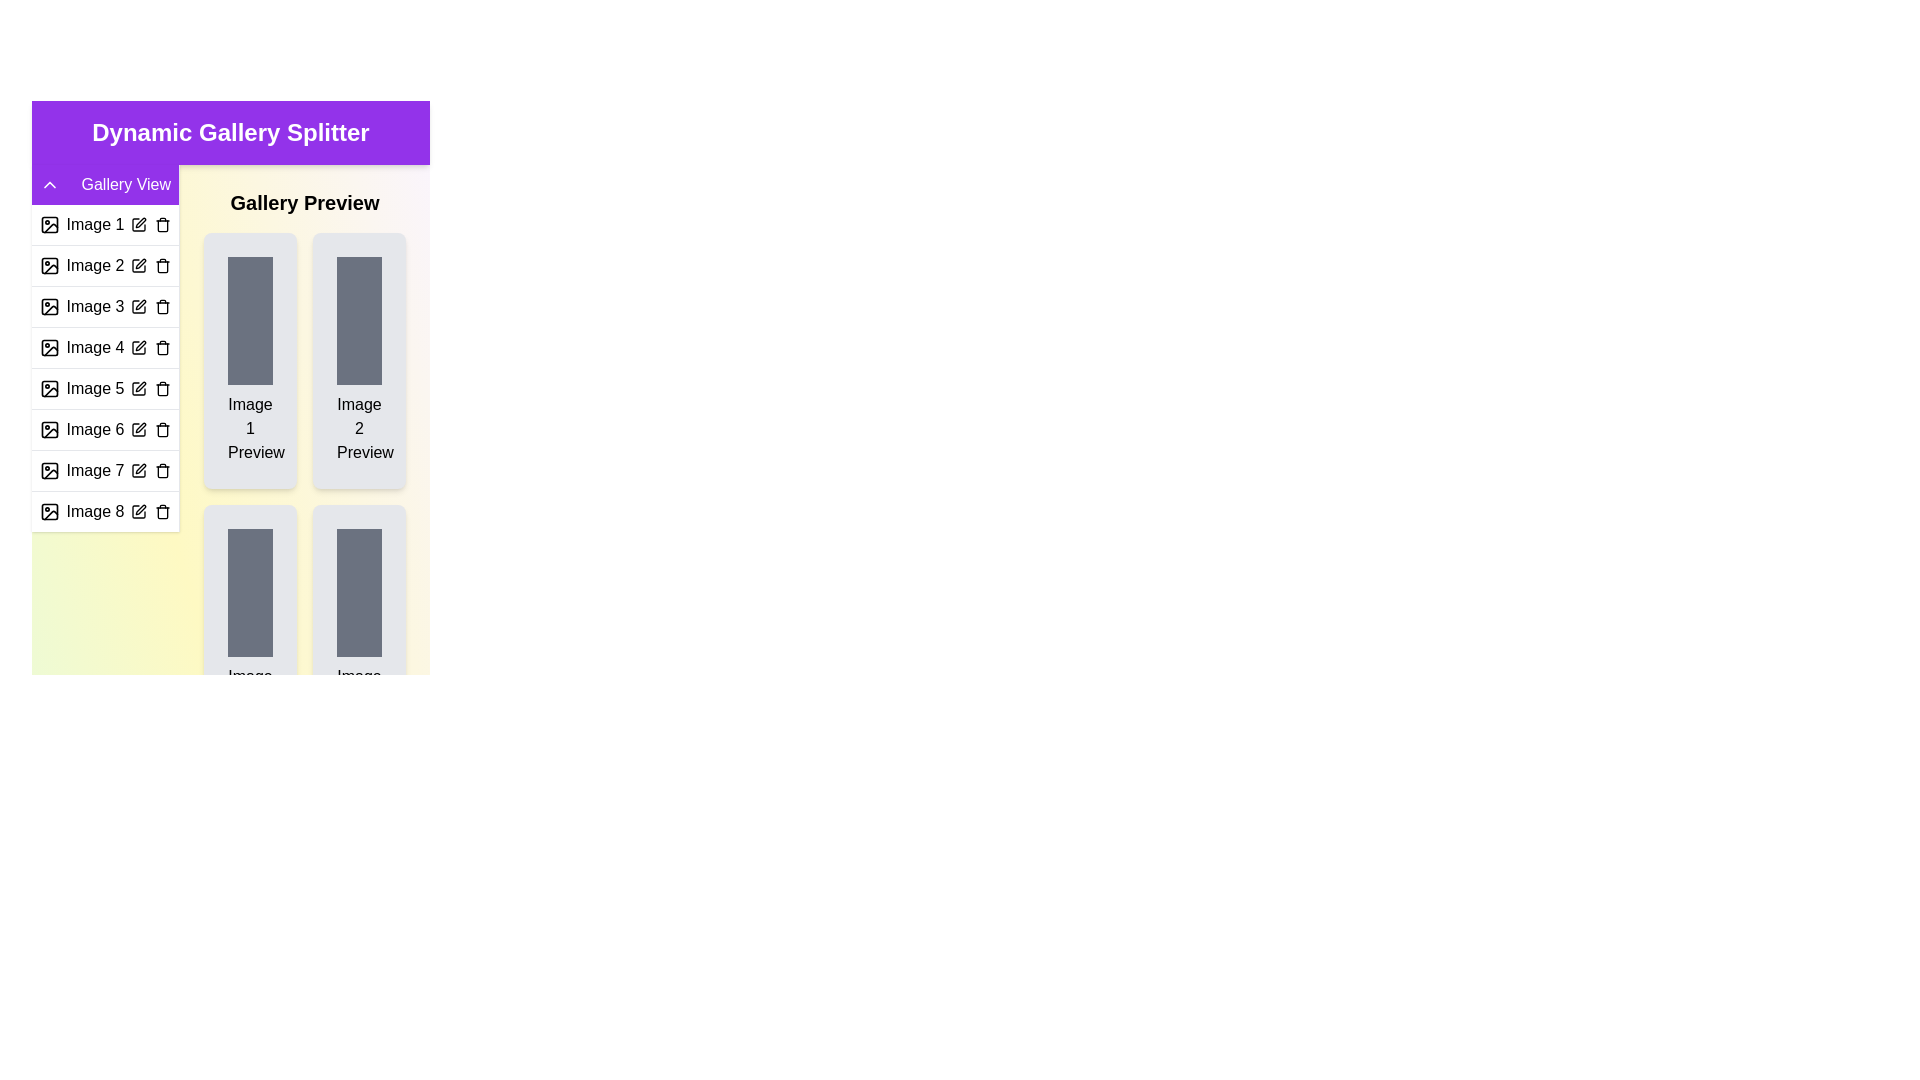  Describe the element at coordinates (149, 307) in the screenshot. I see `the pencil icon in the interactive group of buttons for 'Image 3' in the 'Gallery View' section` at that location.